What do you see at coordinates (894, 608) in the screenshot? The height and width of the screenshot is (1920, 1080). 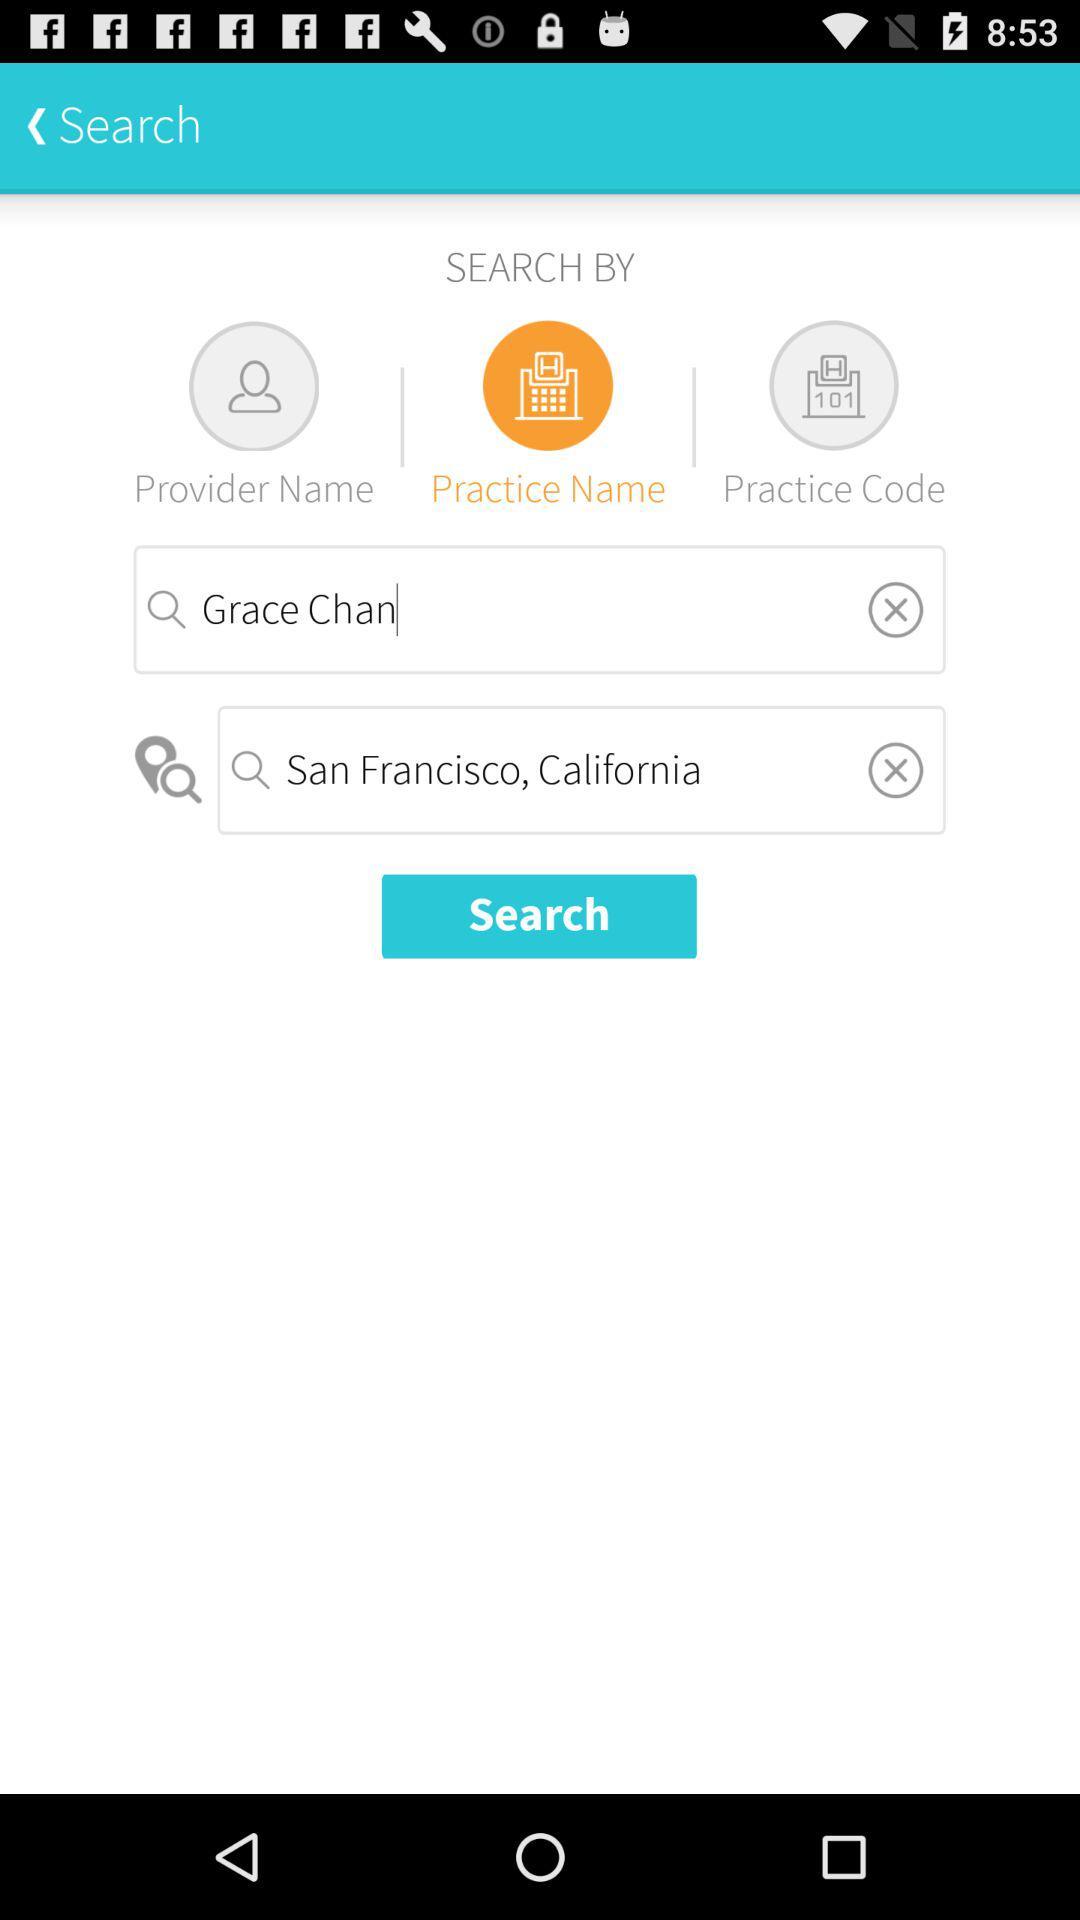 I see `remove text` at bounding box center [894, 608].